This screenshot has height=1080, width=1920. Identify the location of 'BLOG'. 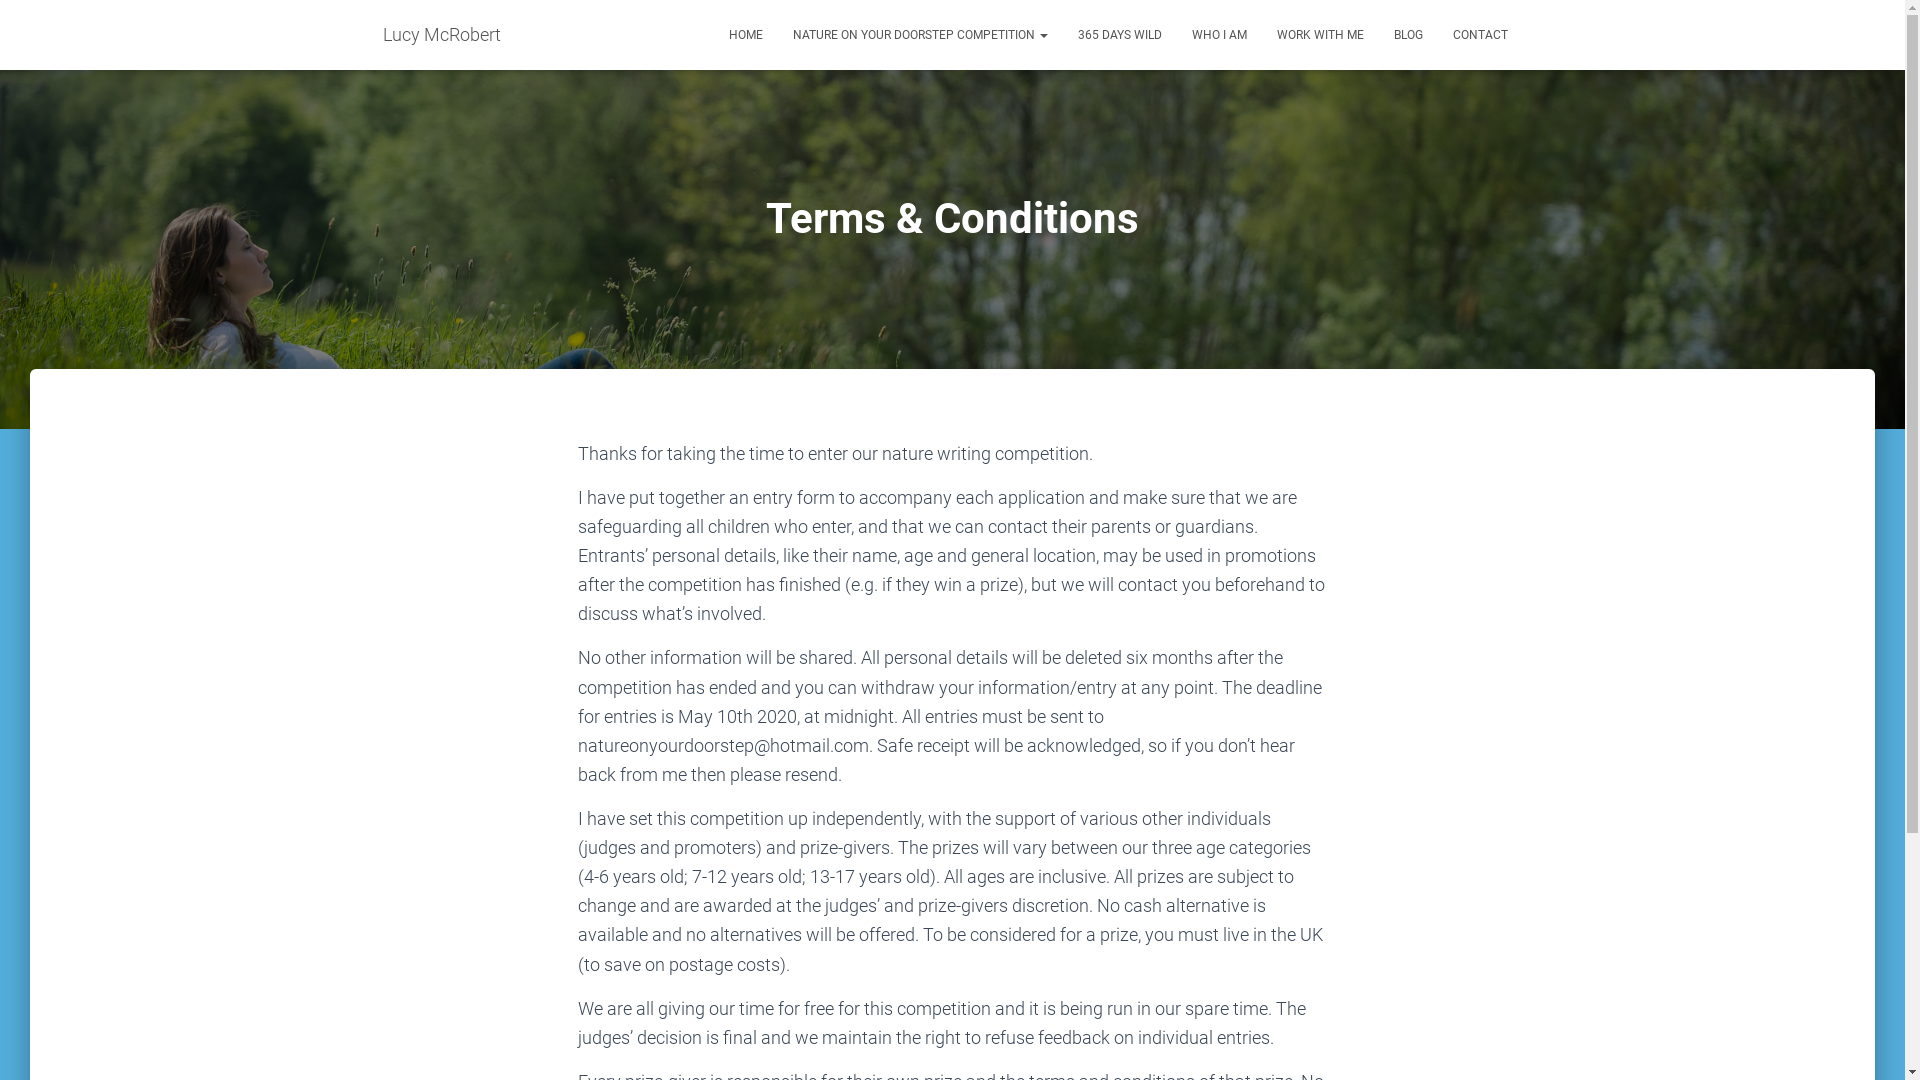
(1406, 34).